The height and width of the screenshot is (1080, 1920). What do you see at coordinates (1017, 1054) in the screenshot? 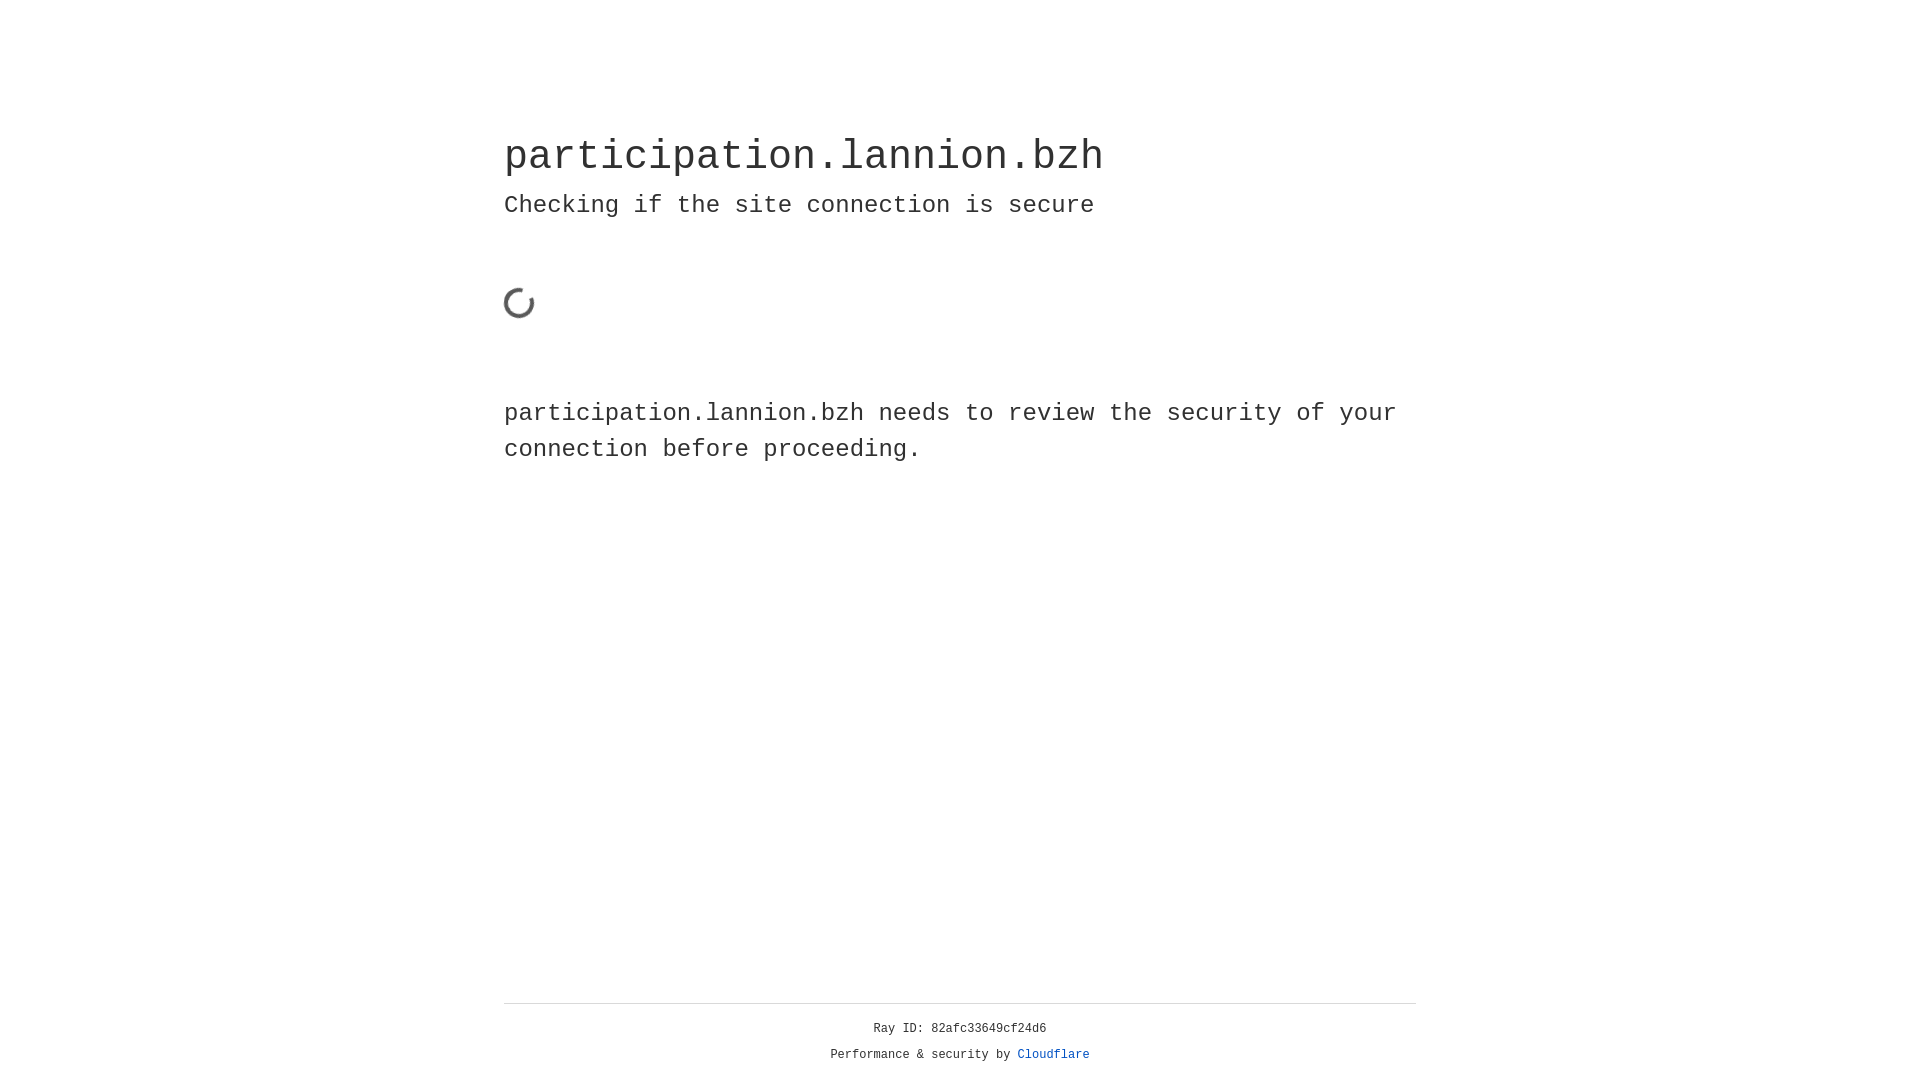
I see `'Cloudflare'` at bounding box center [1017, 1054].